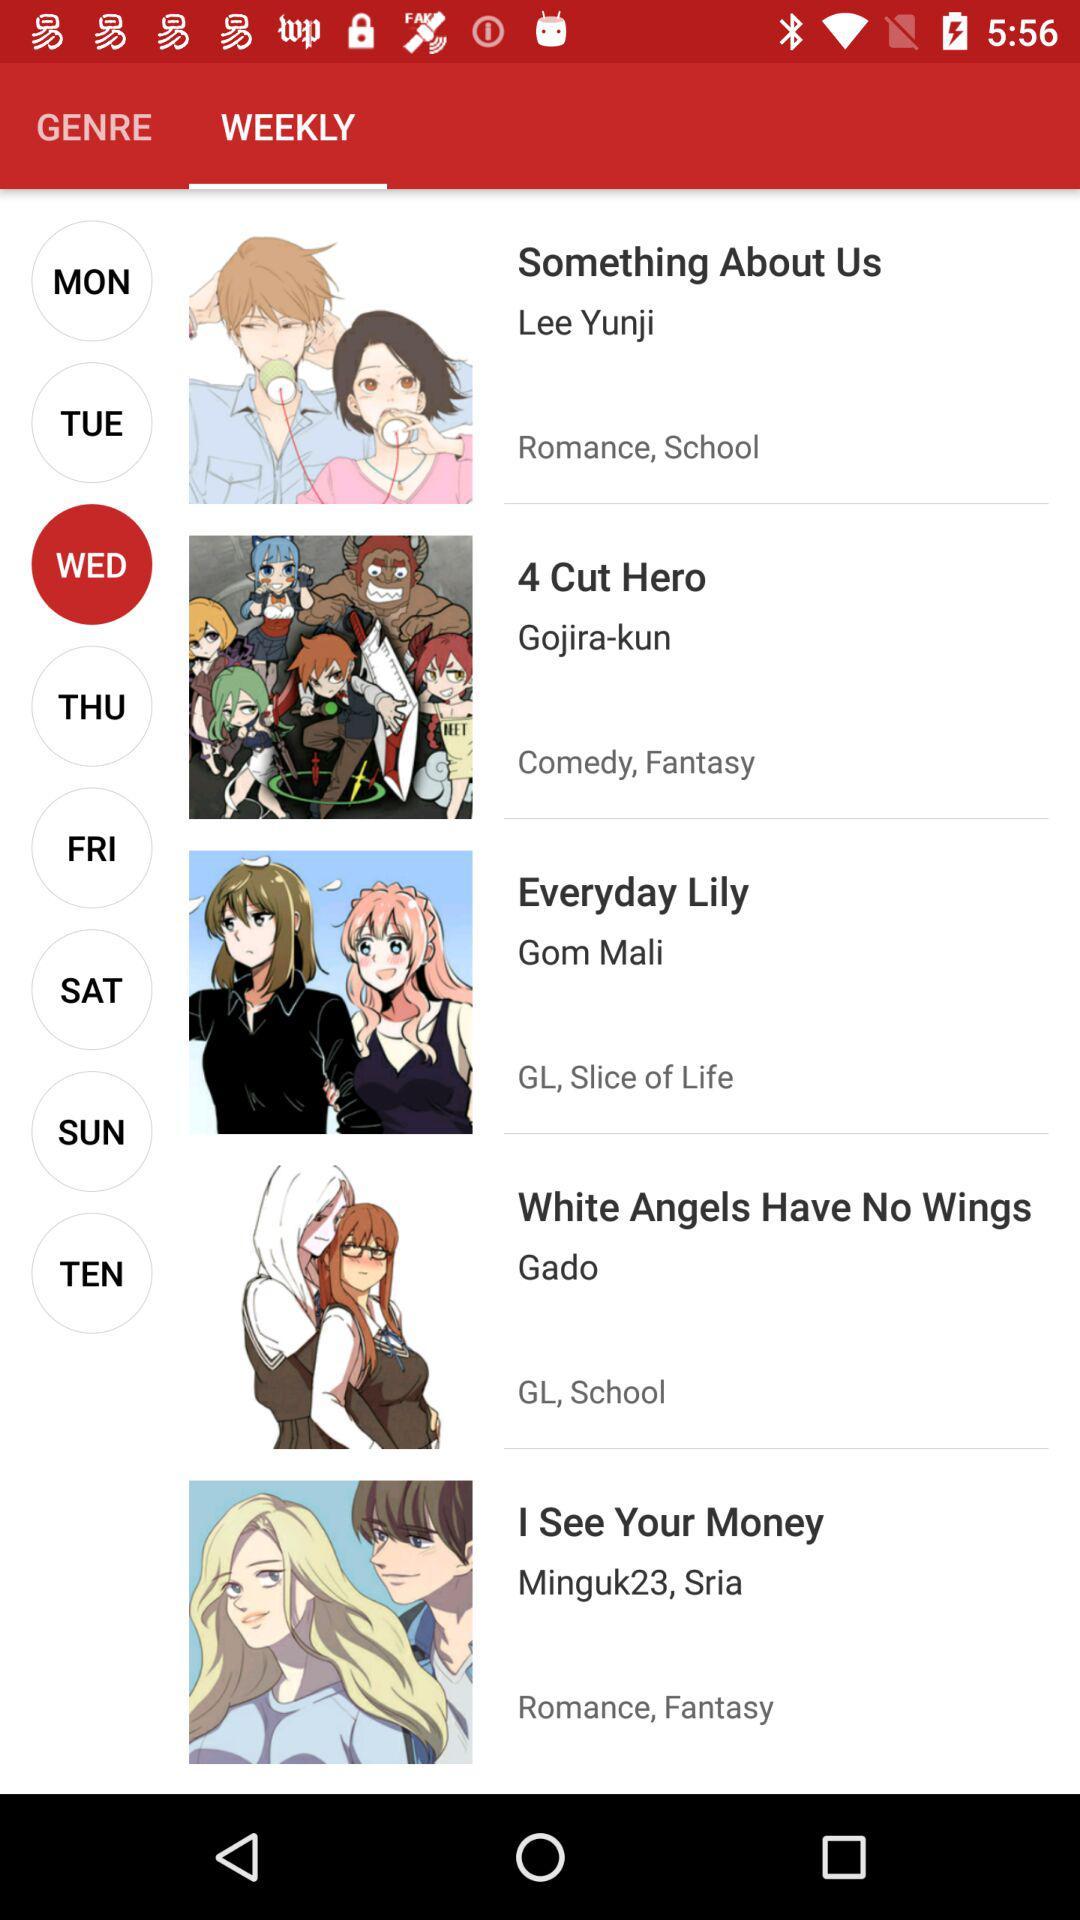 The image size is (1080, 1920). Describe the element at coordinates (91, 847) in the screenshot. I see `the fri icon` at that location.